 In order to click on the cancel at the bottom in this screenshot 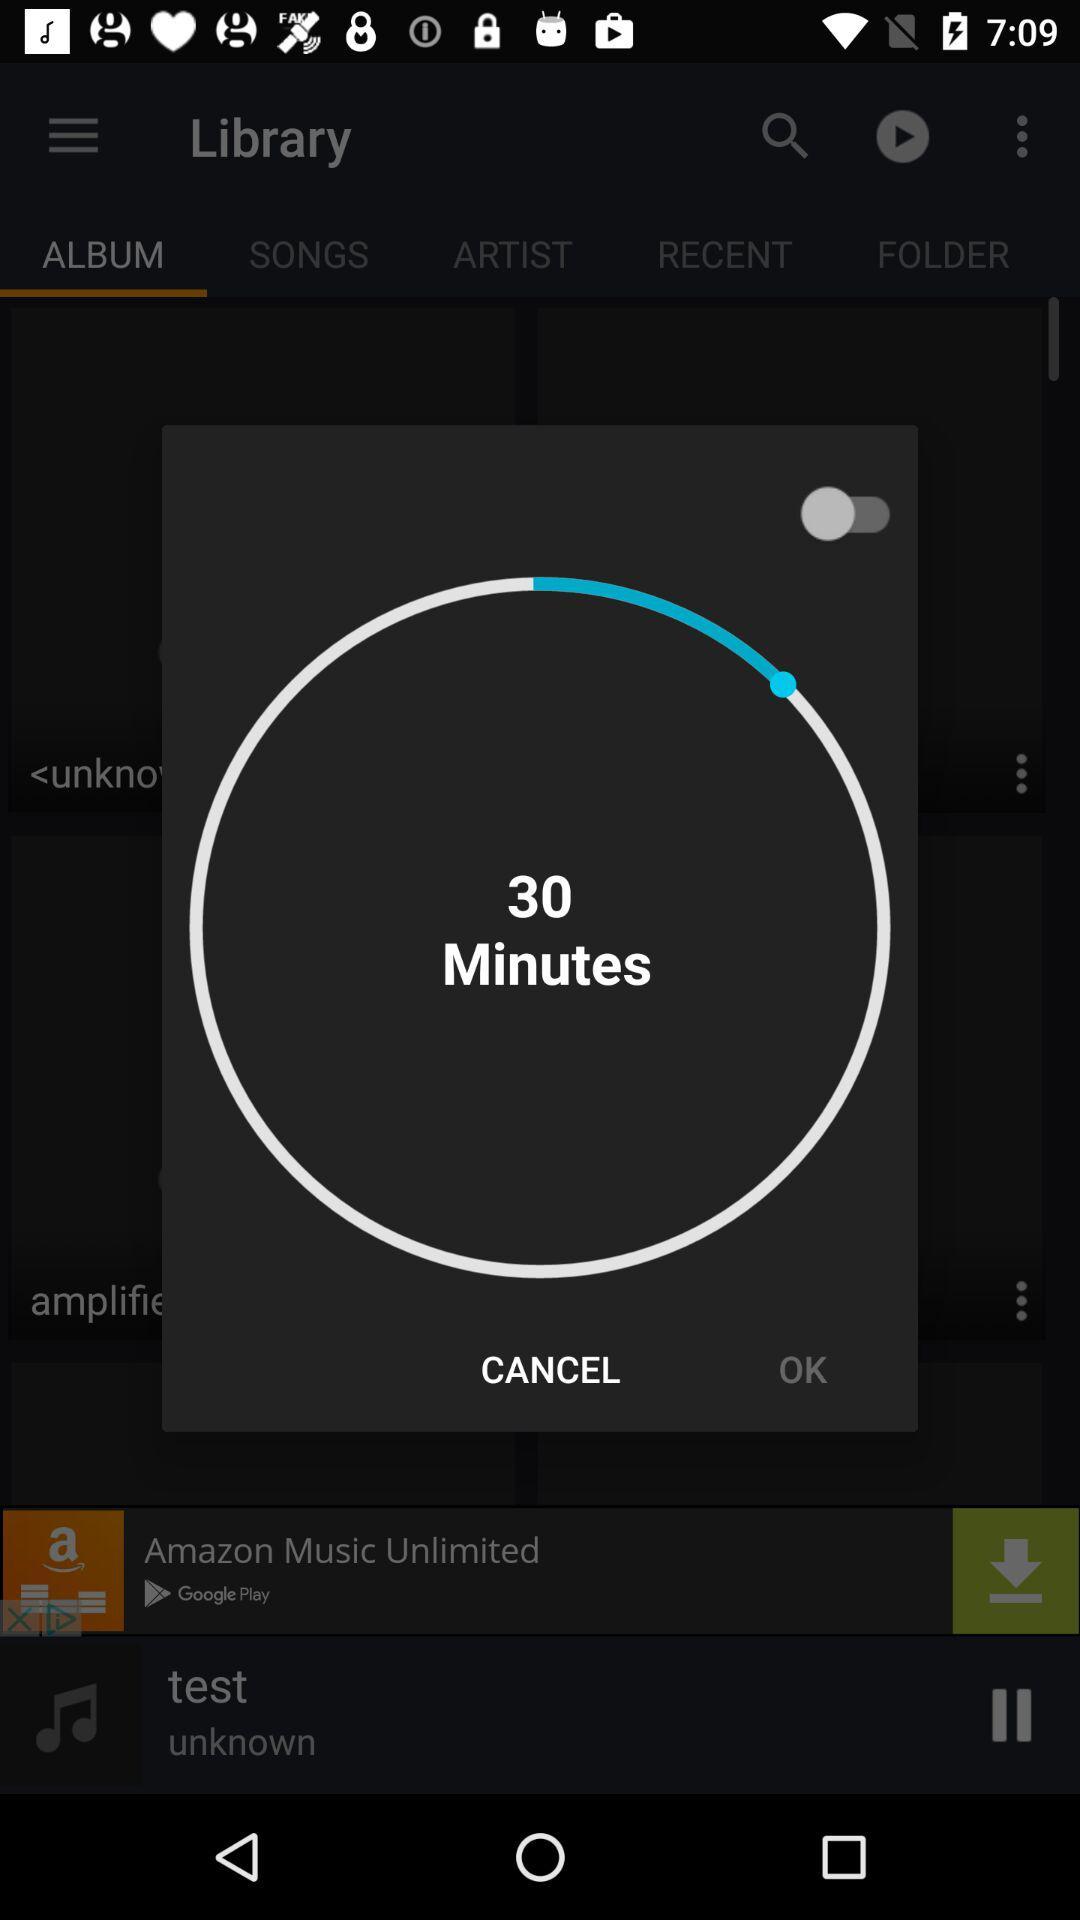, I will do `click(550, 1367)`.